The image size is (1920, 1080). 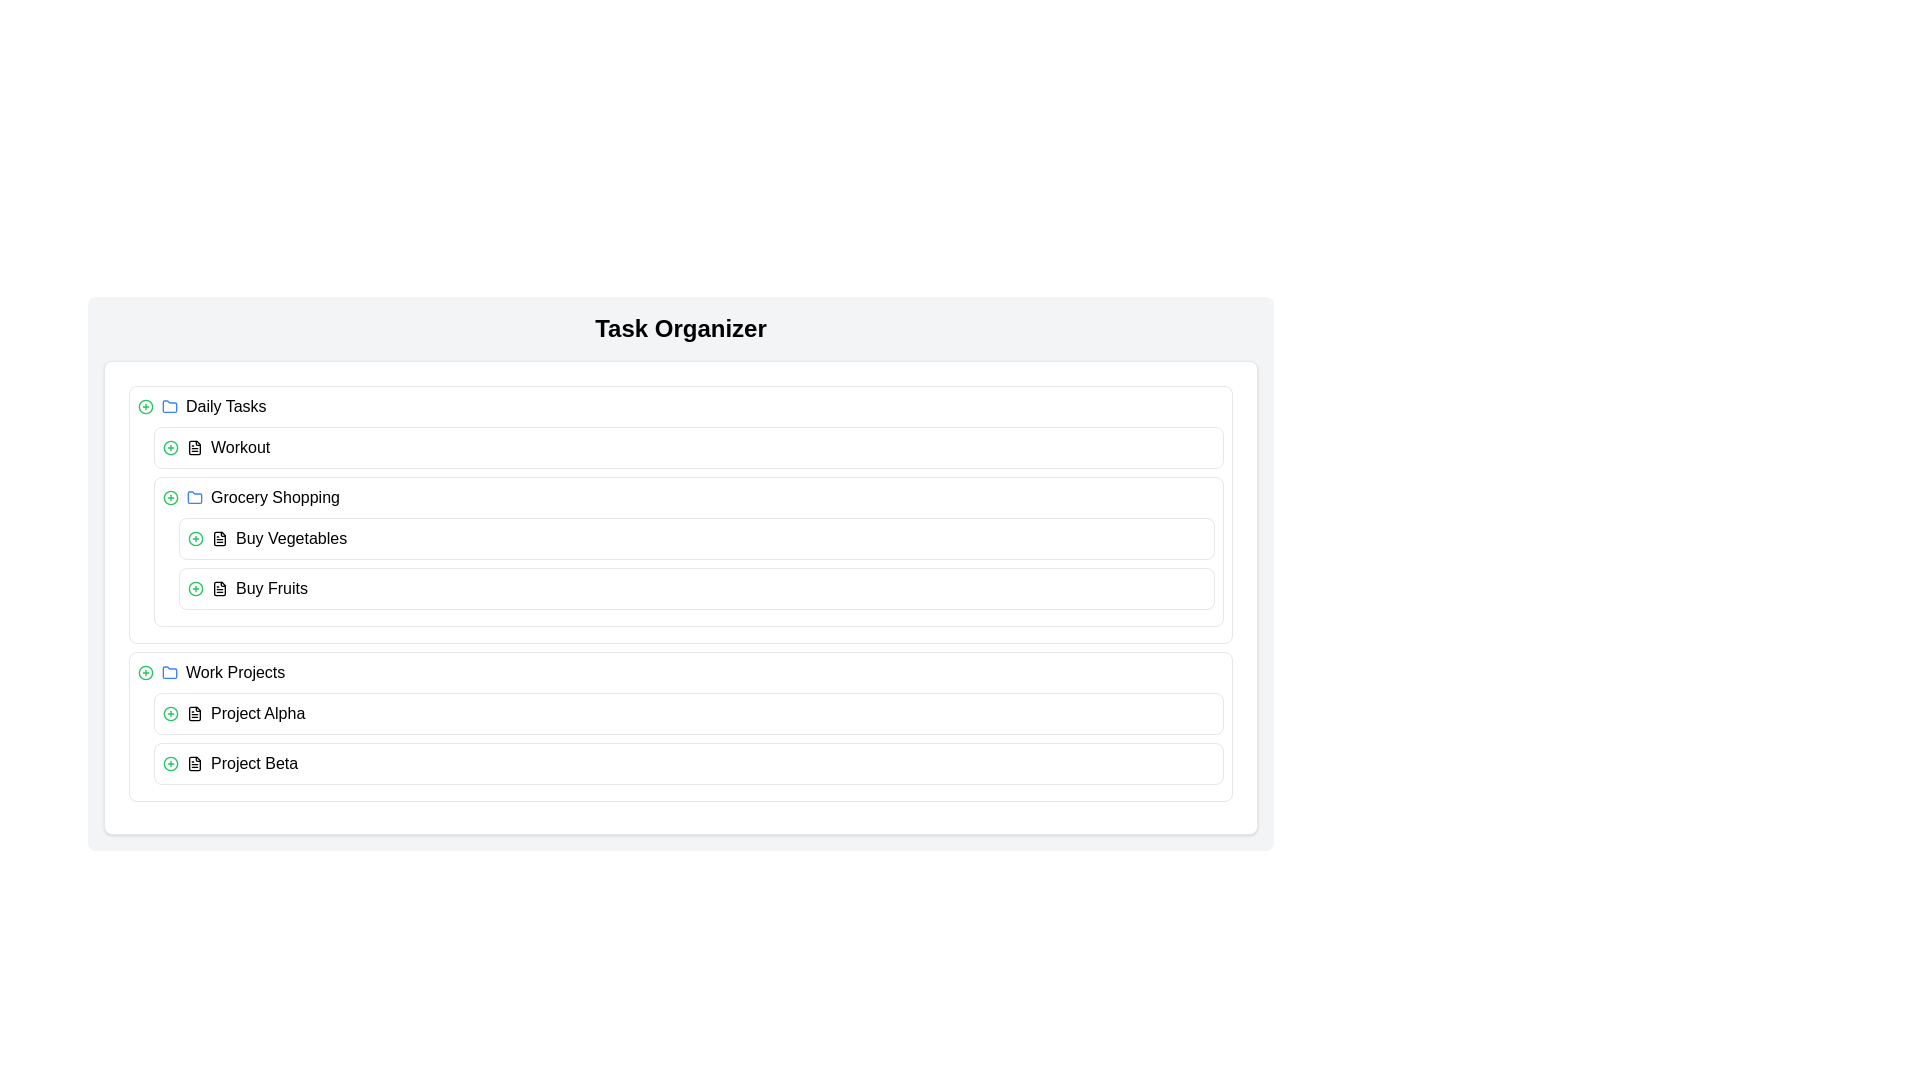 I want to click on the document icon located in the 'Work Projects' section, next to the 'Project Alpha' label, so click(x=195, y=712).